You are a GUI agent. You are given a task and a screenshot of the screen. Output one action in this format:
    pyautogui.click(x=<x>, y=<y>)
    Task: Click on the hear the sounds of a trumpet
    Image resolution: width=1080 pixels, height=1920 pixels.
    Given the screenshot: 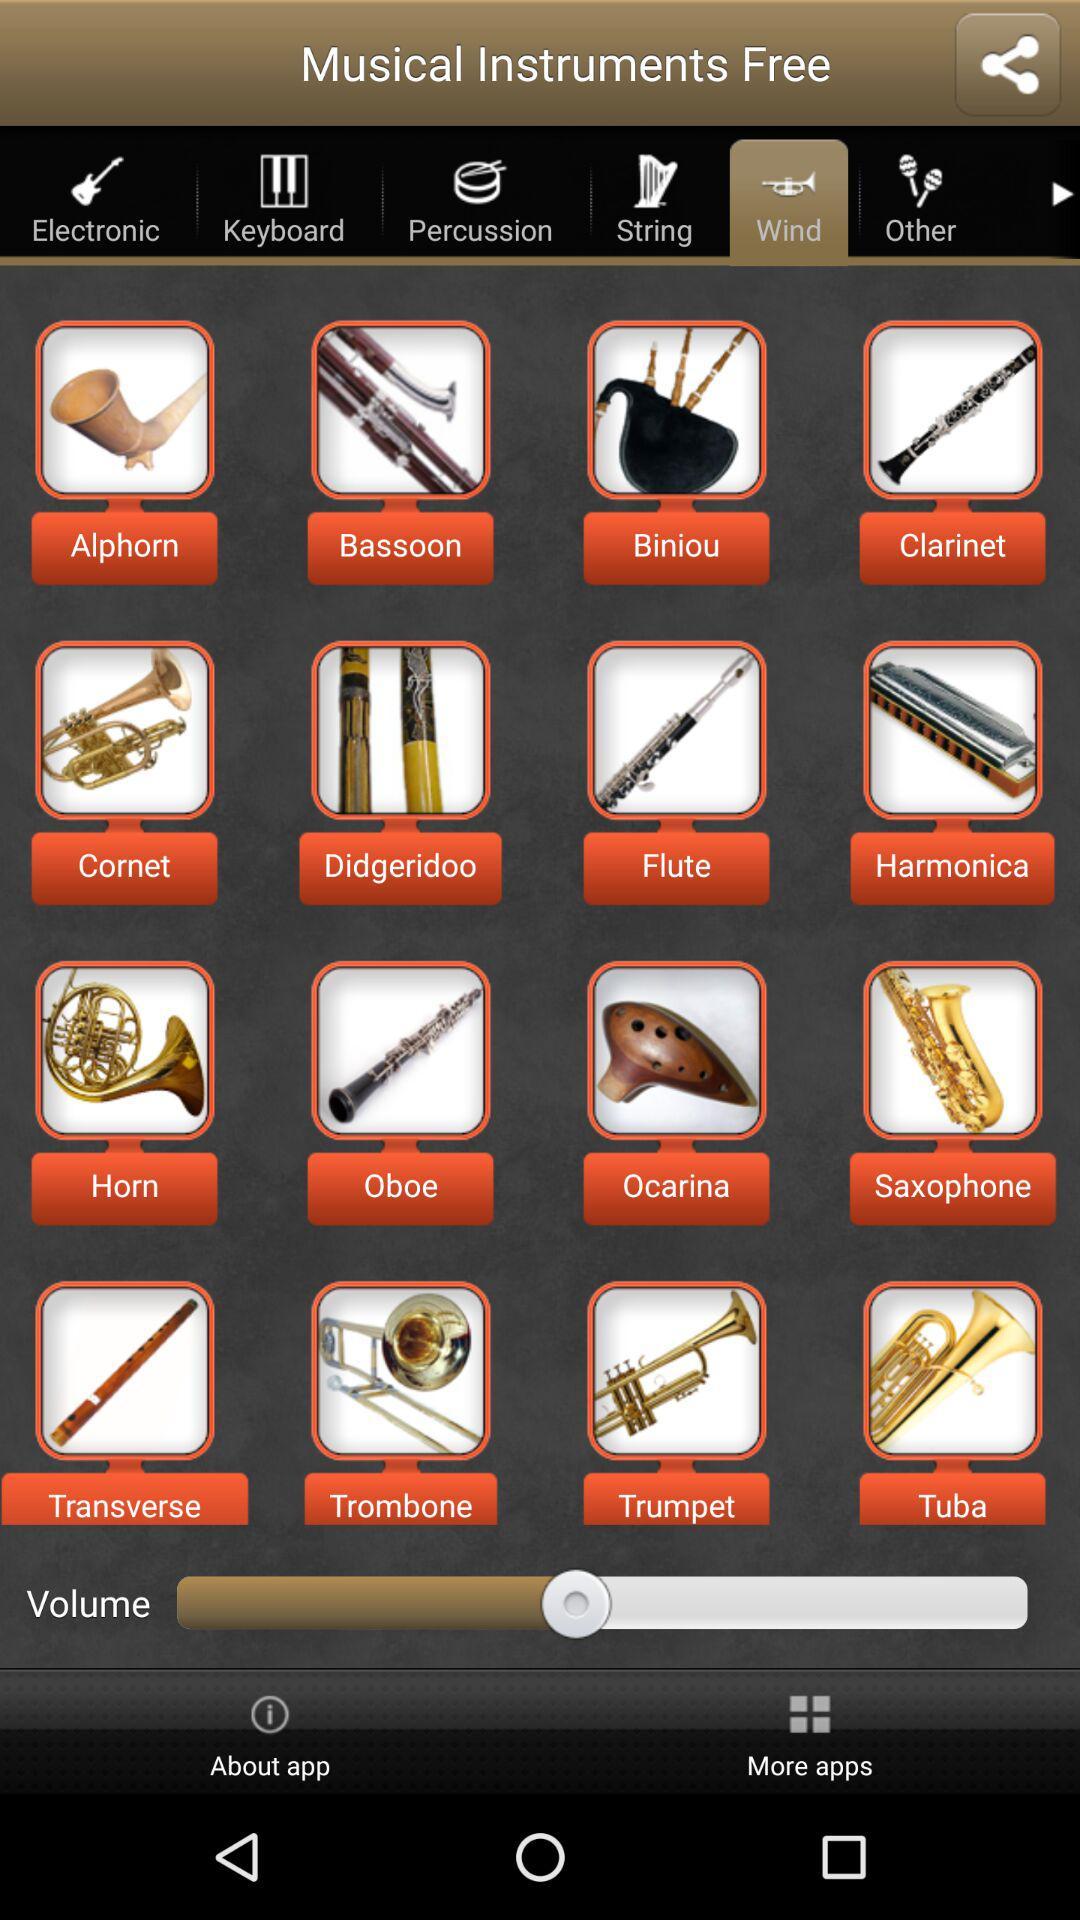 What is the action you would take?
    pyautogui.click(x=675, y=1369)
    